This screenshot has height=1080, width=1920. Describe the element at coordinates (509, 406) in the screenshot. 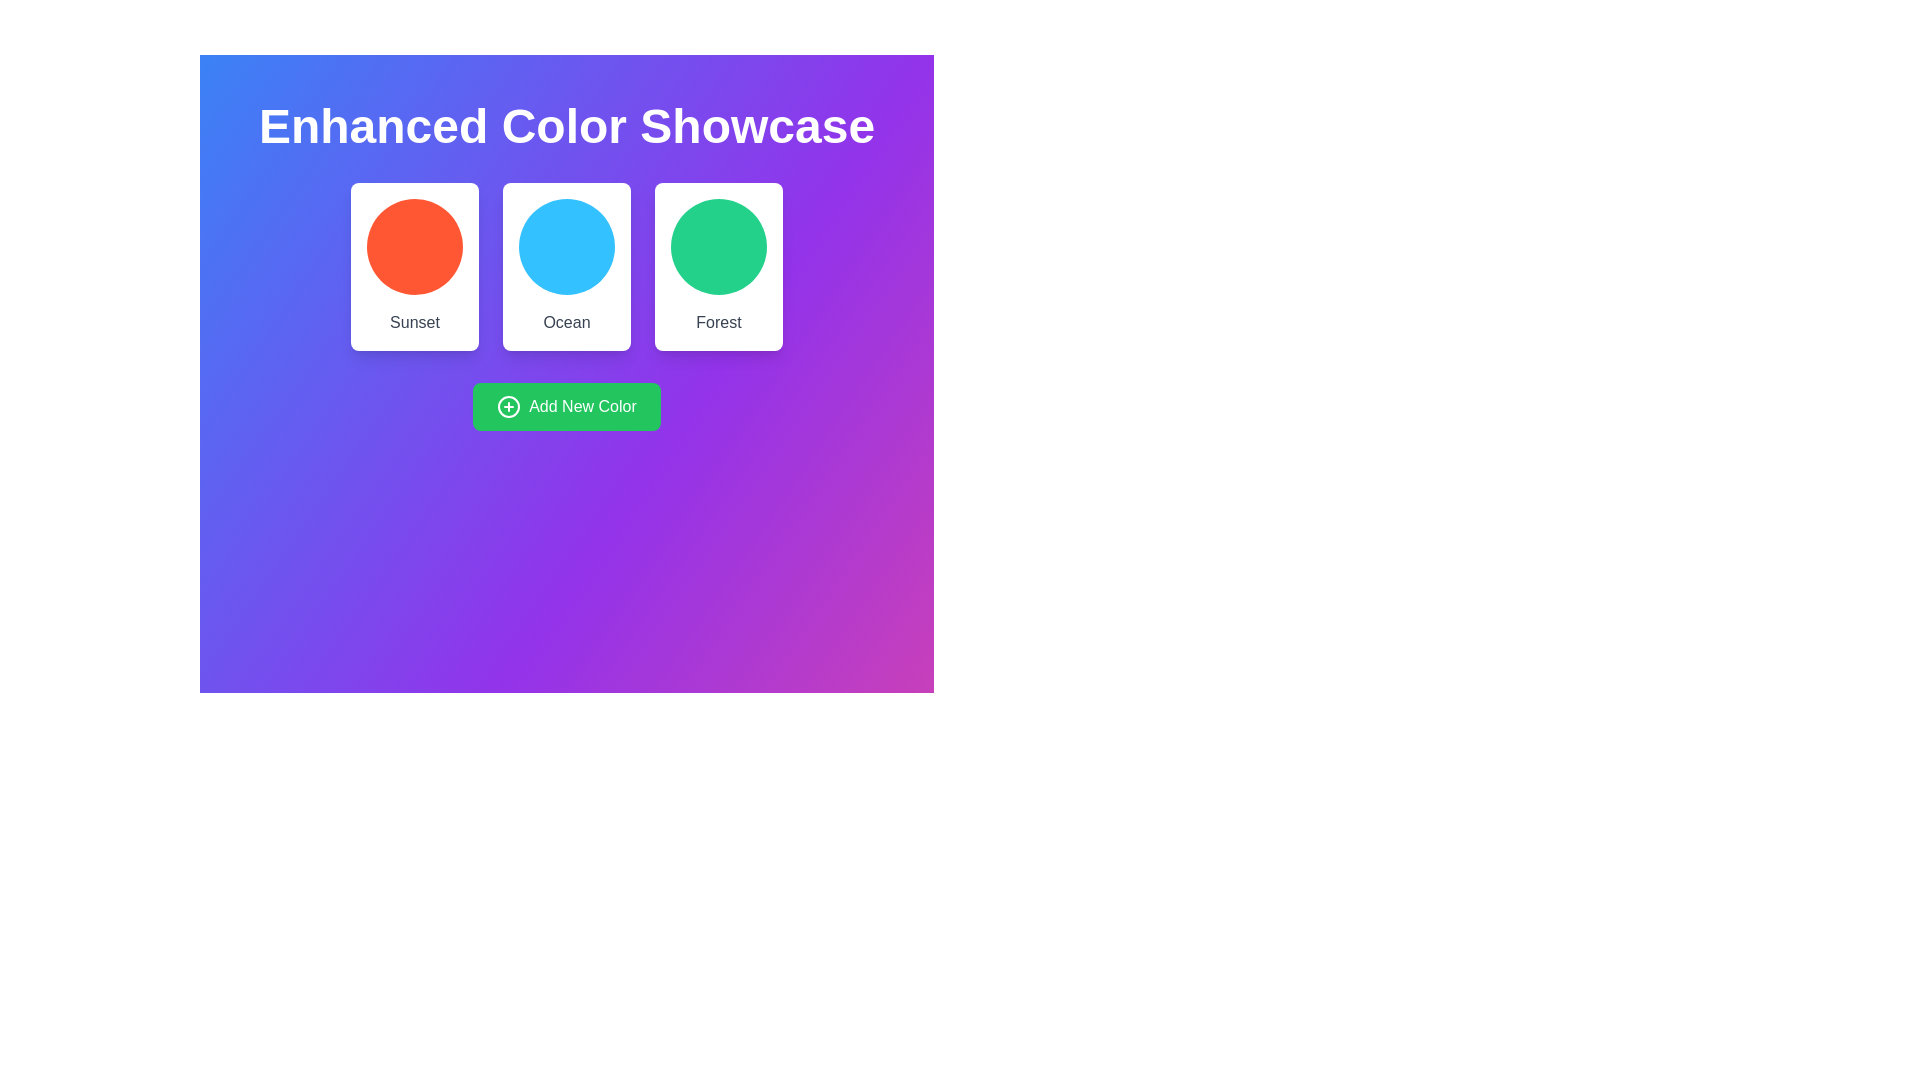

I see `the circular icon at the center of the 'Add New Color' button to interact with the button` at that location.